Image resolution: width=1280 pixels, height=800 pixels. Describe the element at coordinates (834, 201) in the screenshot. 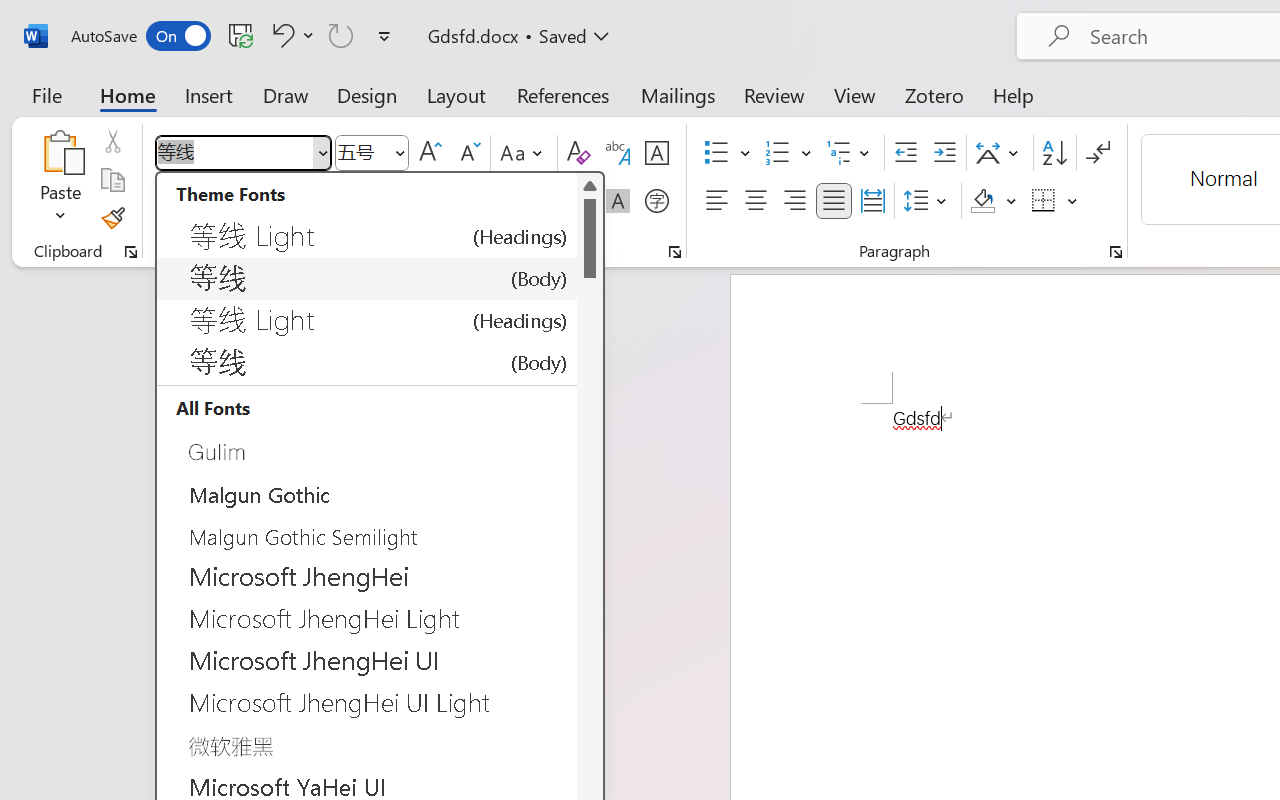

I see `'Justify'` at that location.